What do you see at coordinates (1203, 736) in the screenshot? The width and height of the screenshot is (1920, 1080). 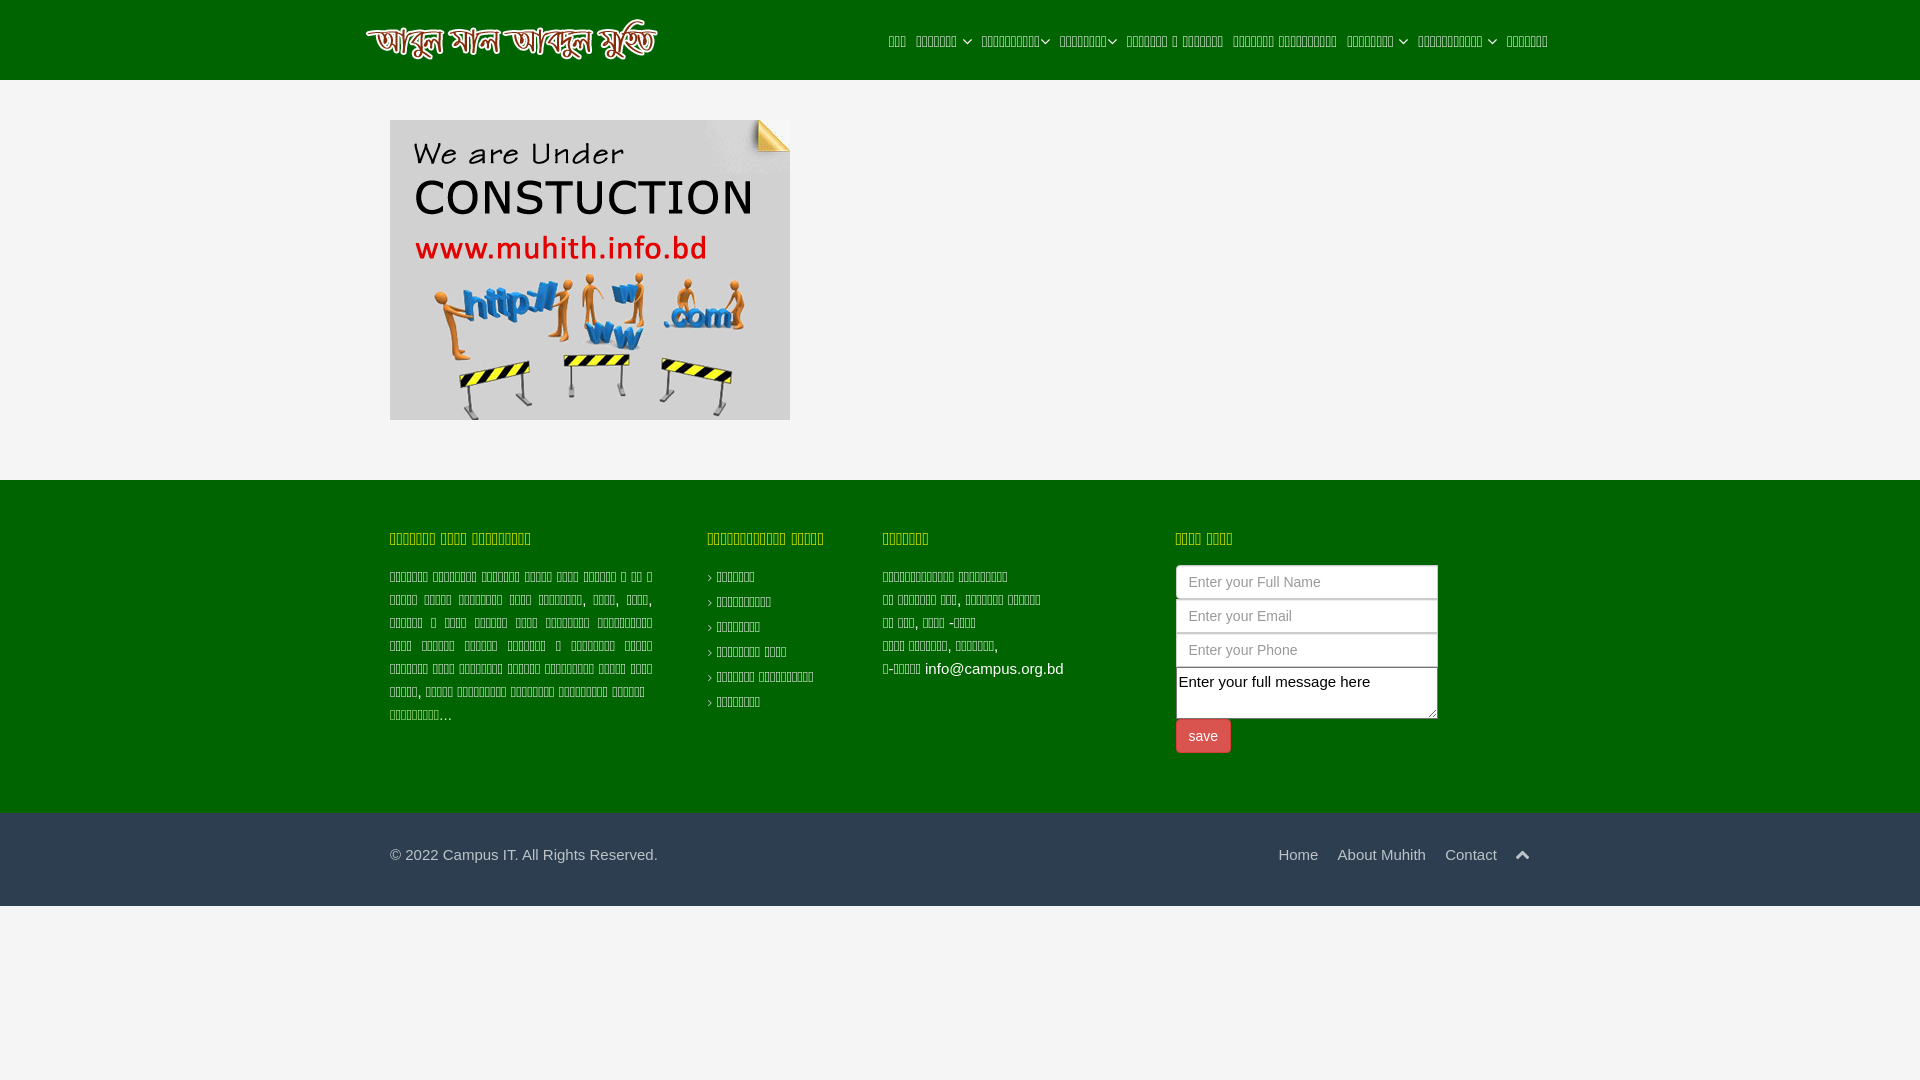 I see `'save'` at bounding box center [1203, 736].